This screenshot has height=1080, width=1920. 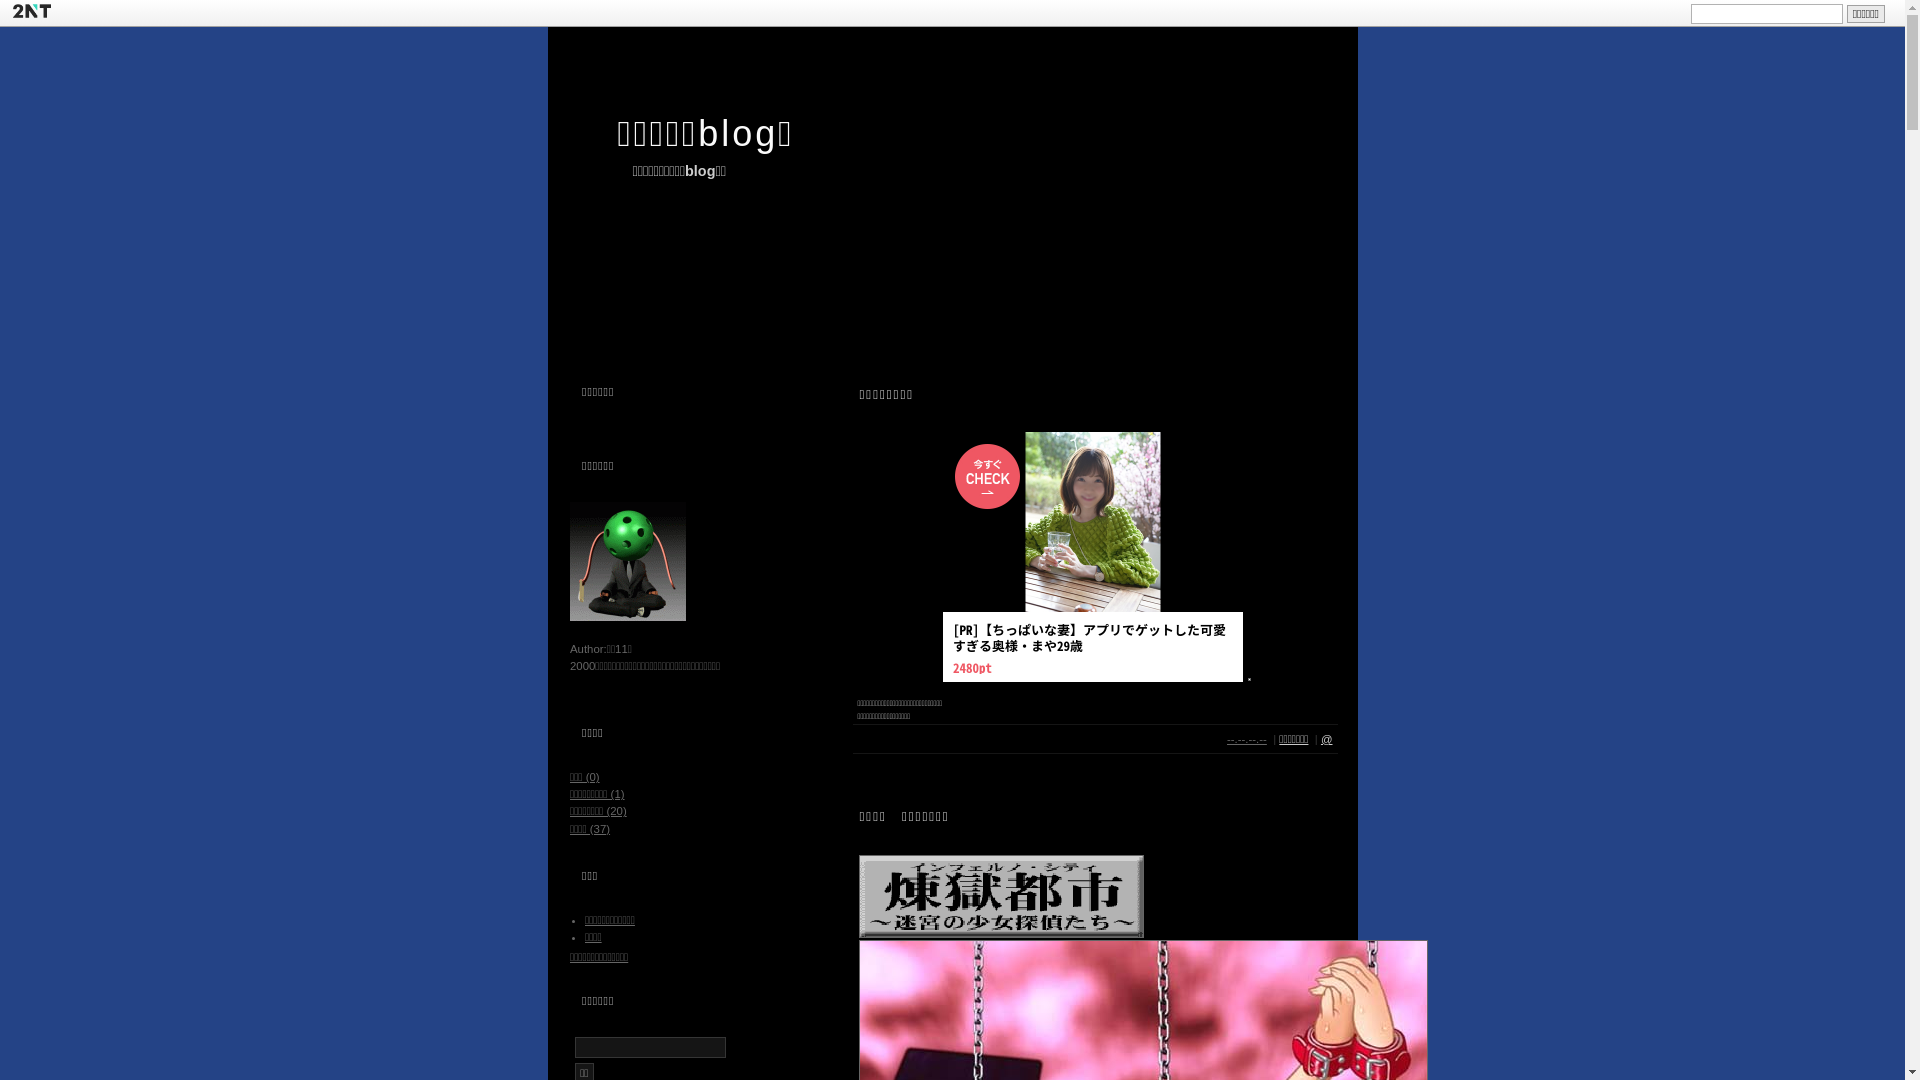 I want to click on '@', so click(x=1326, y=739).